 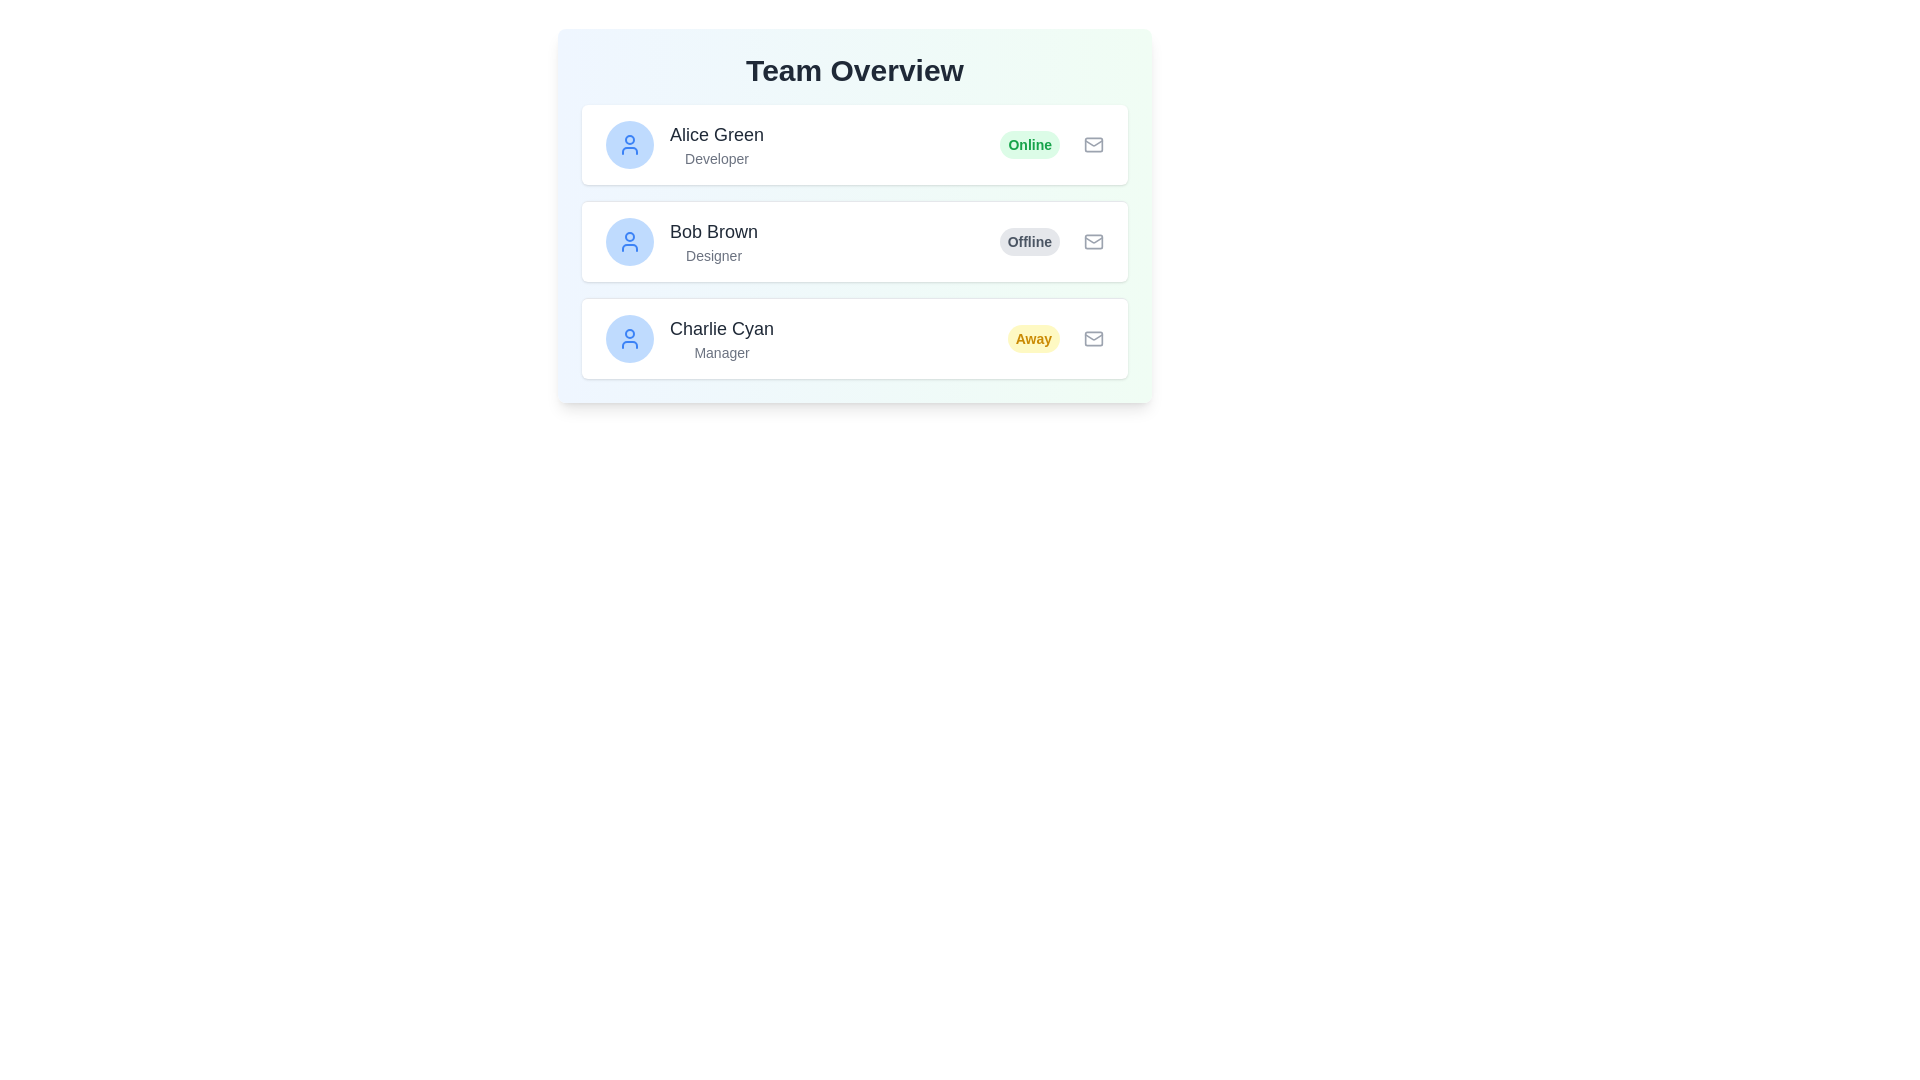 What do you see at coordinates (721, 352) in the screenshot?
I see `the static text label that indicates the role 'Manager' of the individual 'Charlie Cyan' in the team overview, located below 'Charlie Cyan' in the third list item` at bounding box center [721, 352].